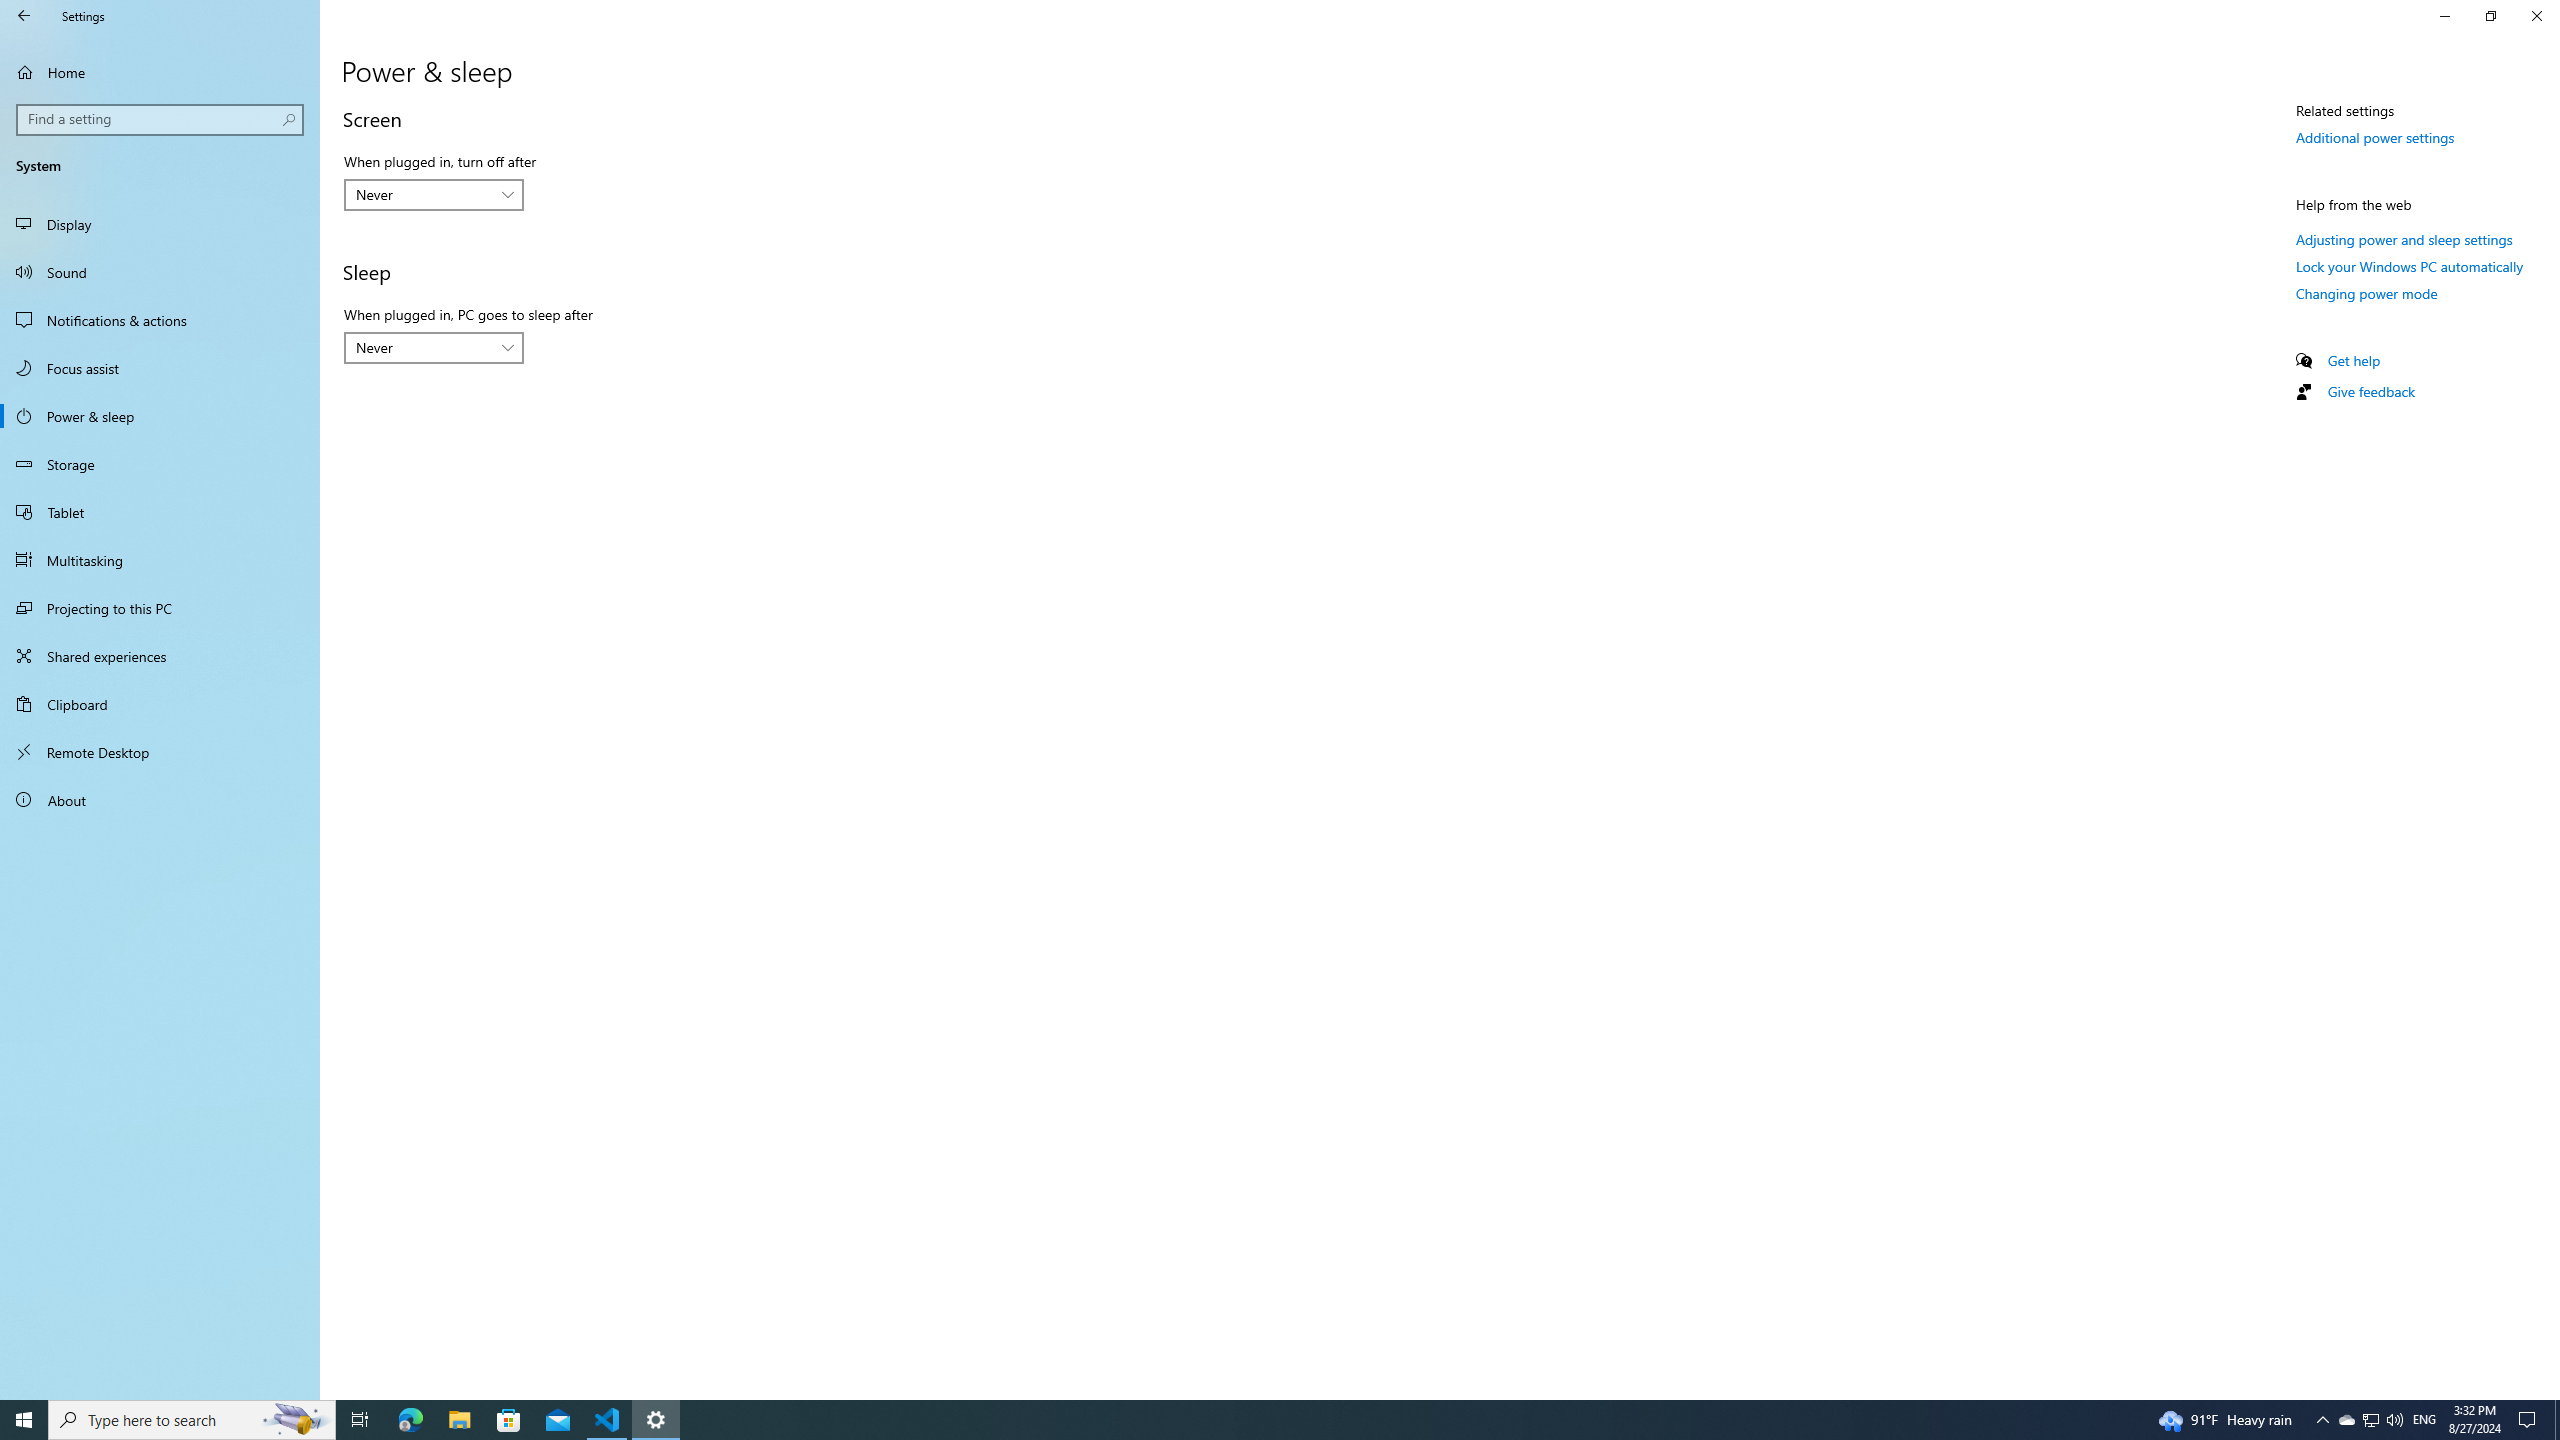 This screenshot has width=2560, height=1440. Describe the element at coordinates (159, 798) in the screenshot. I see `'About'` at that location.